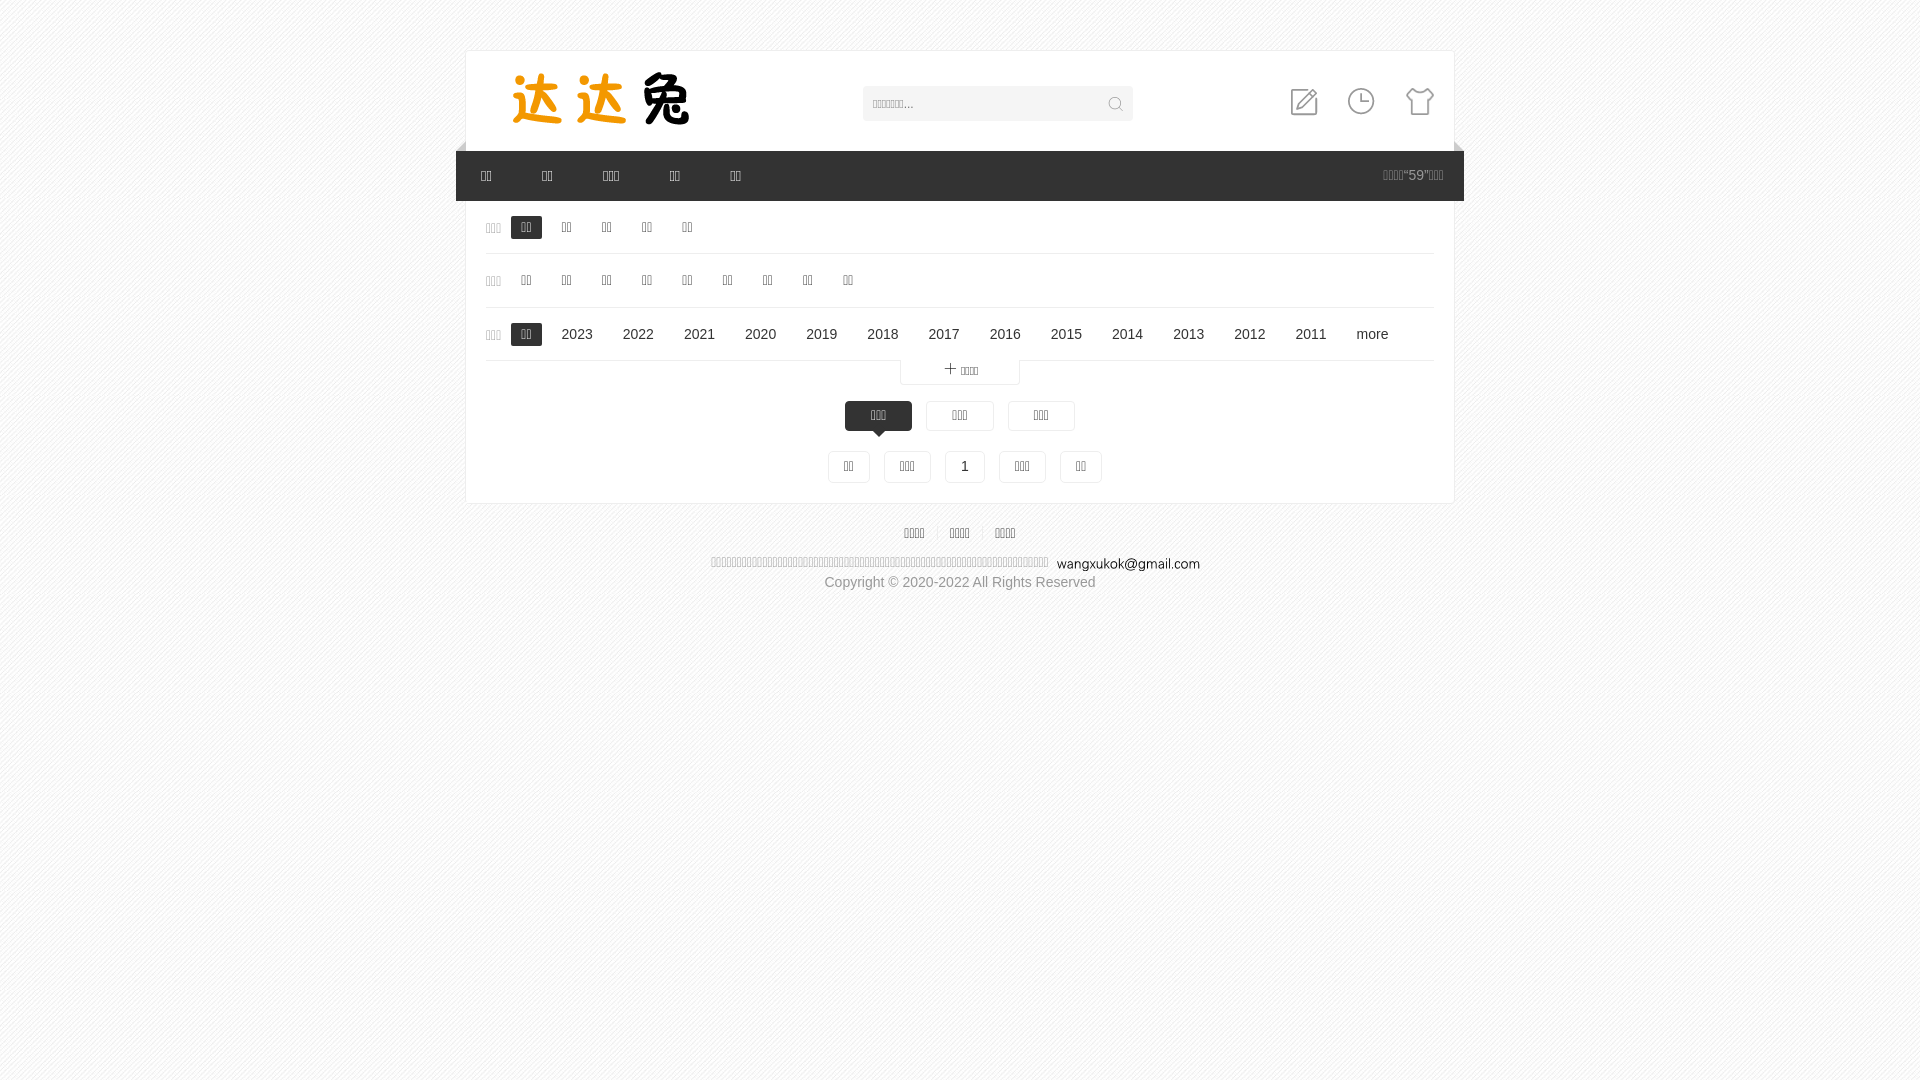 The width and height of the screenshot is (1920, 1080). Describe the element at coordinates (943, 334) in the screenshot. I see `'2017'` at that location.